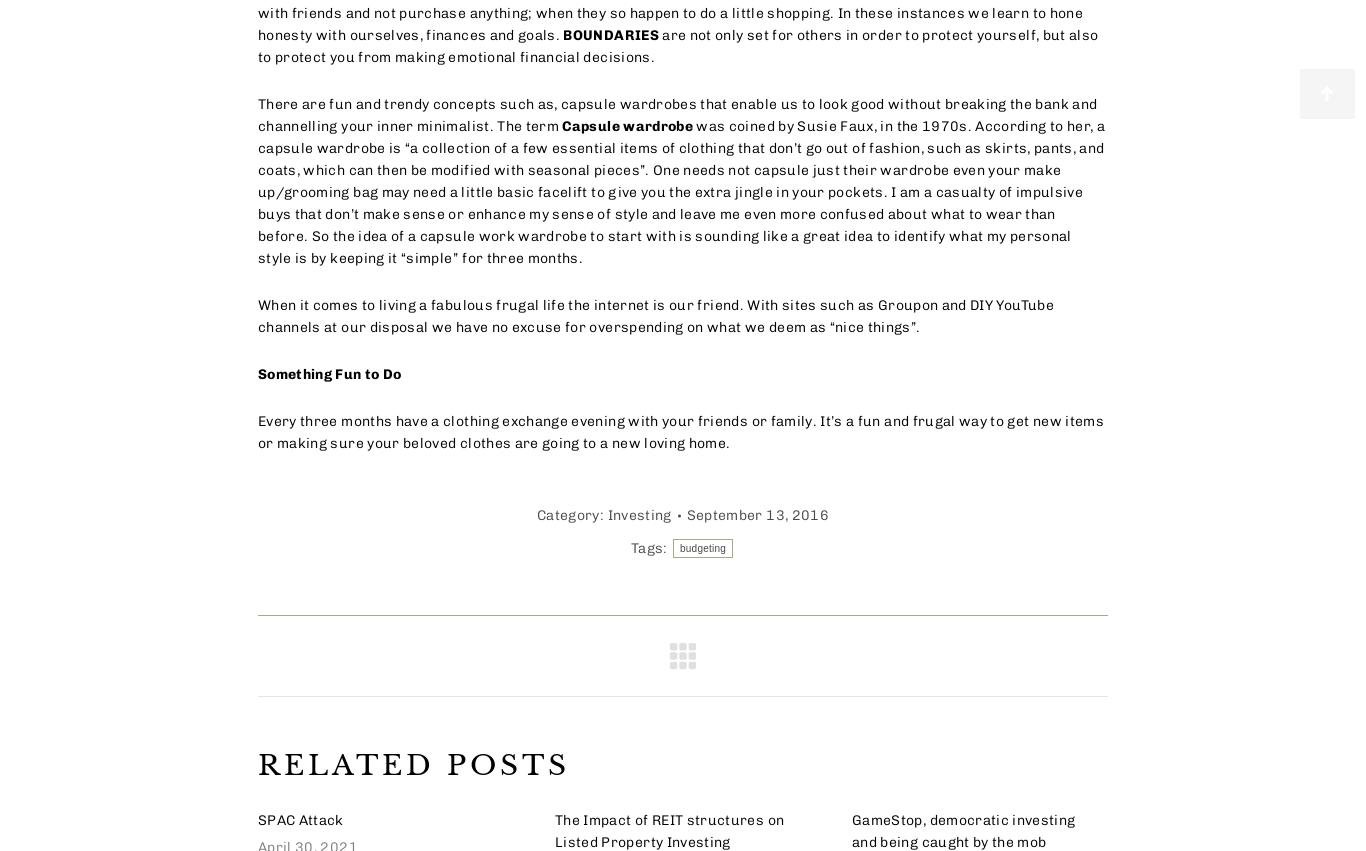 This screenshot has width=1366, height=851. I want to click on 'Tags:', so click(628, 546).